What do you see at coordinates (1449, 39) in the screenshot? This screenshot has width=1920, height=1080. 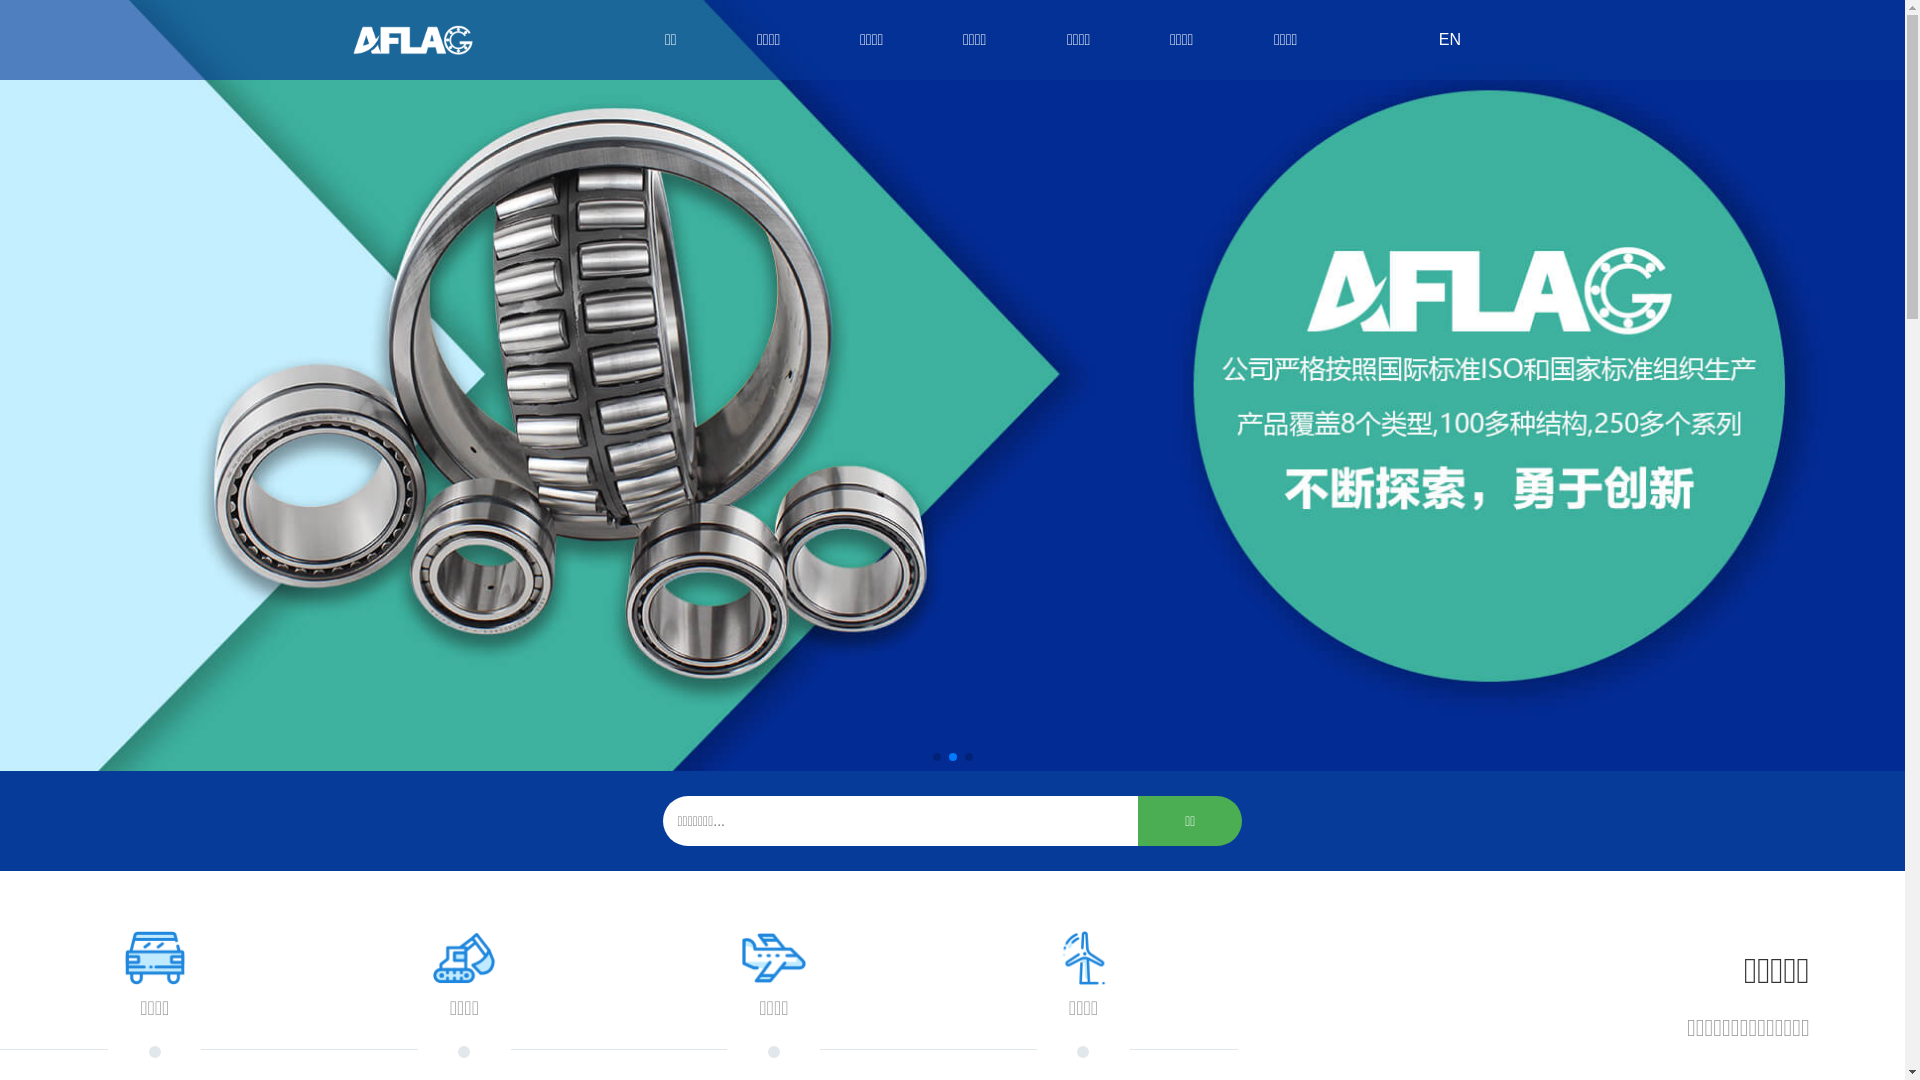 I see `'EN'` at bounding box center [1449, 39].